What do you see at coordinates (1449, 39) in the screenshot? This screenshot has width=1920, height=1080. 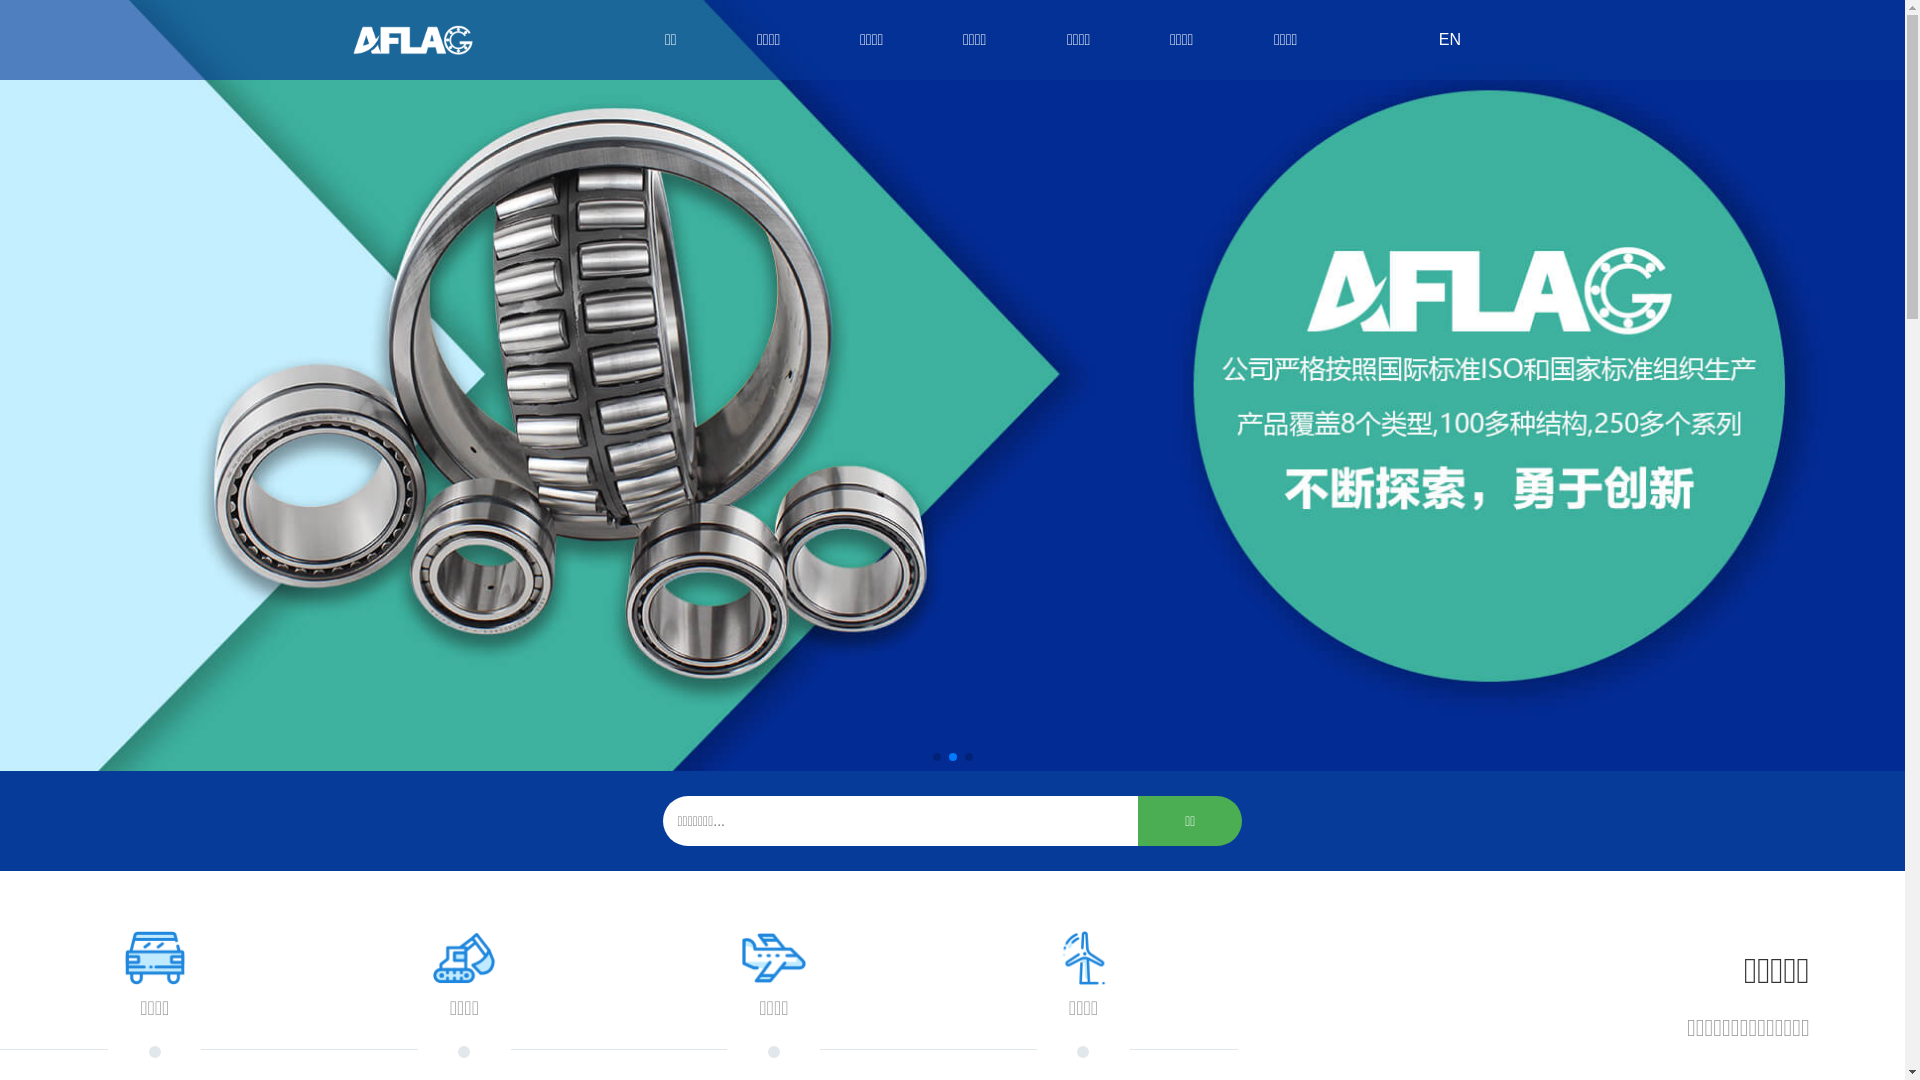 I see `'EN'` at bounding box center [1449, 39].